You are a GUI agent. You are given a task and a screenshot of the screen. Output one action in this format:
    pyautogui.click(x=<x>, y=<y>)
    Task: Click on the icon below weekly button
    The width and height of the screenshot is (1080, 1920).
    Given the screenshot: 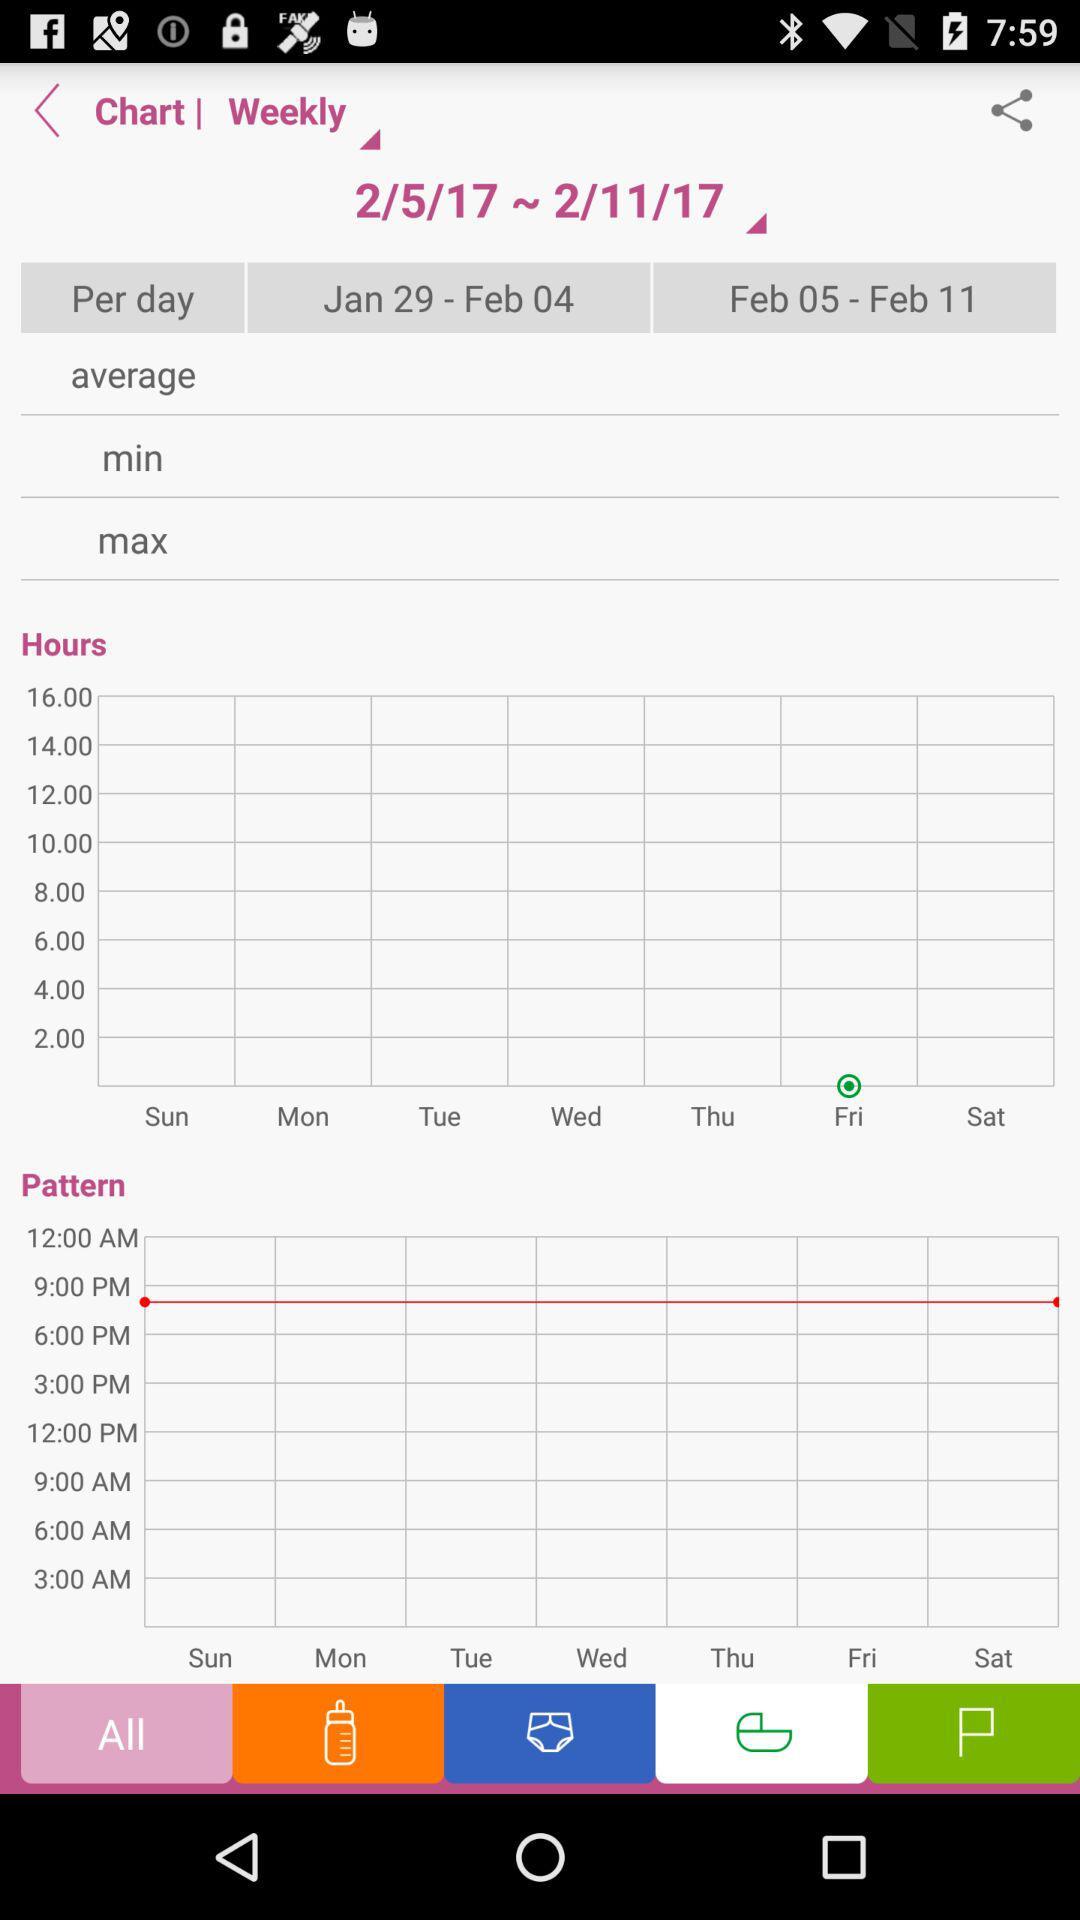 What is the action you would take?
    pyautogui.click(x=538, y=199)
    